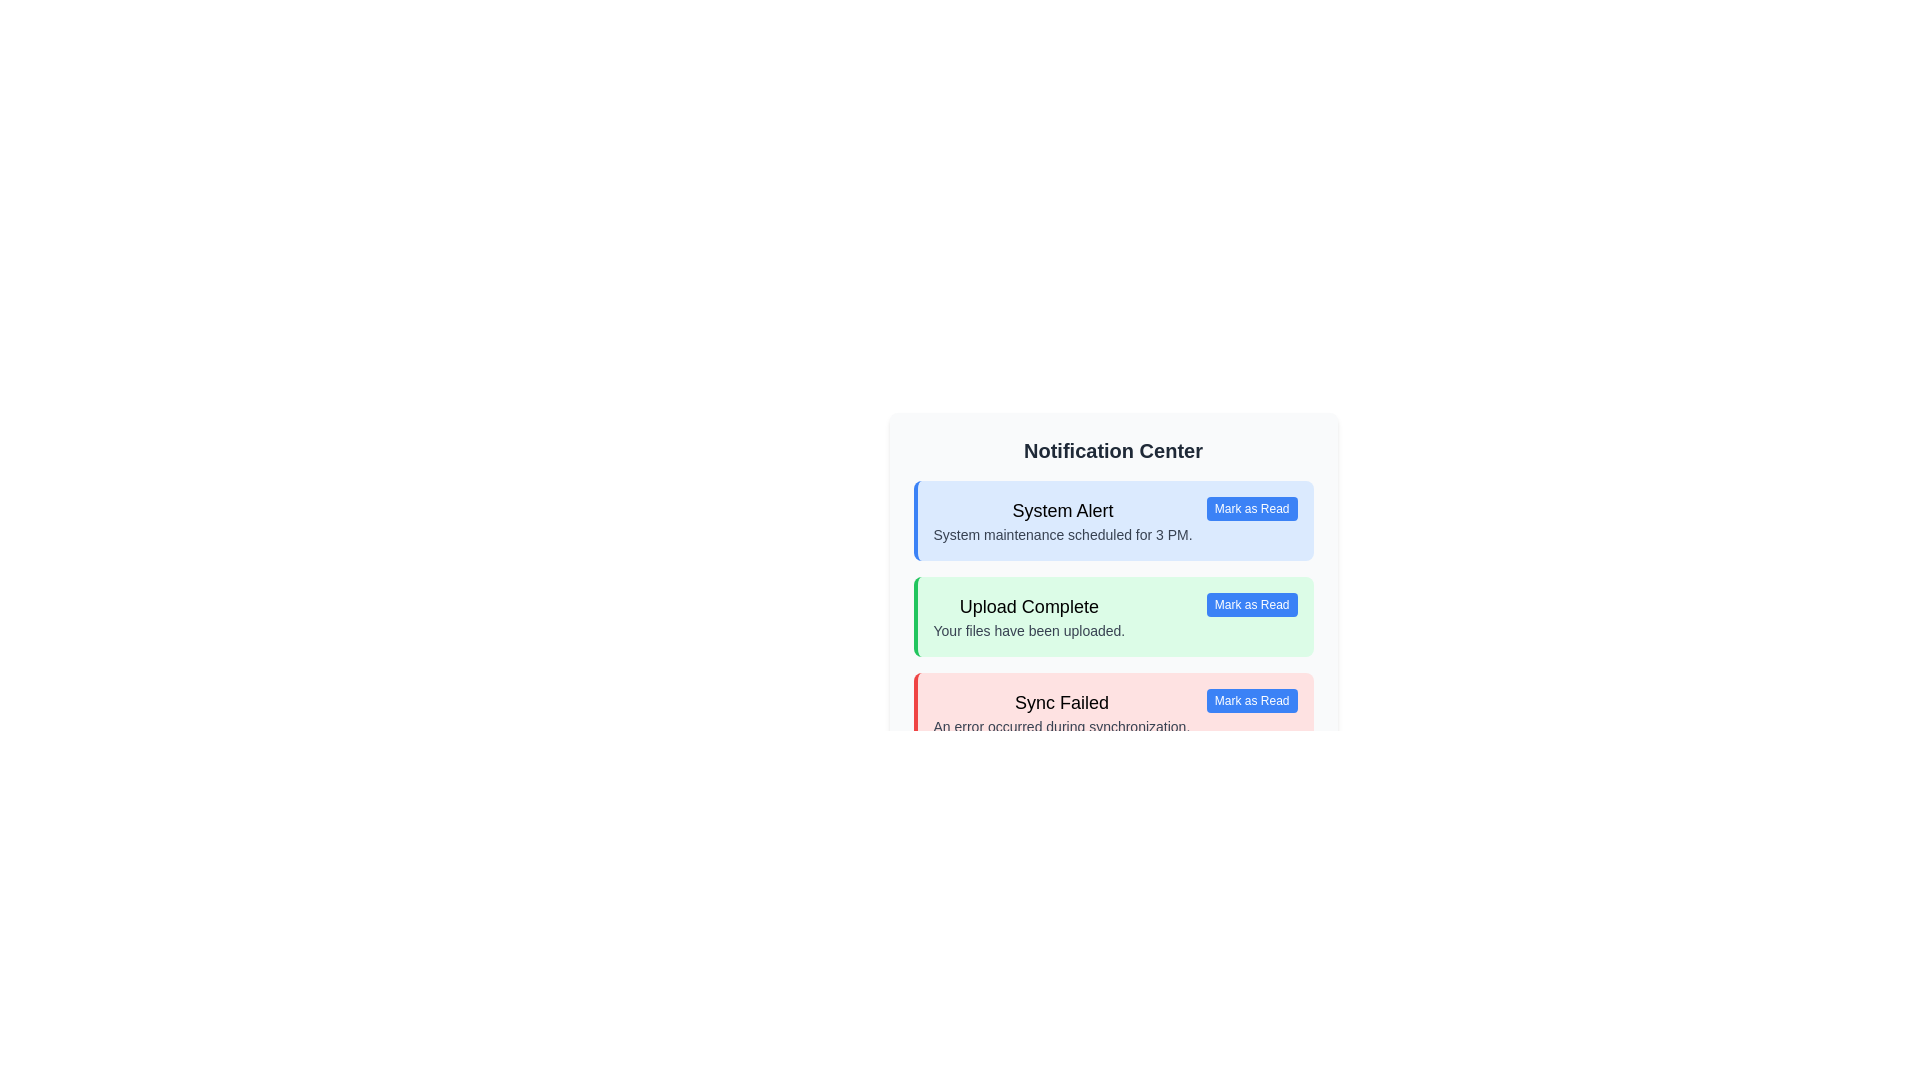 The image size is (1920, 1080). Describe the element at coordinates (1112, 616) in the screenshot. I see `notification content for the 'Upload Complete' notification that has a green background and a blue button labeled 'Mark as Read.'` at that location.